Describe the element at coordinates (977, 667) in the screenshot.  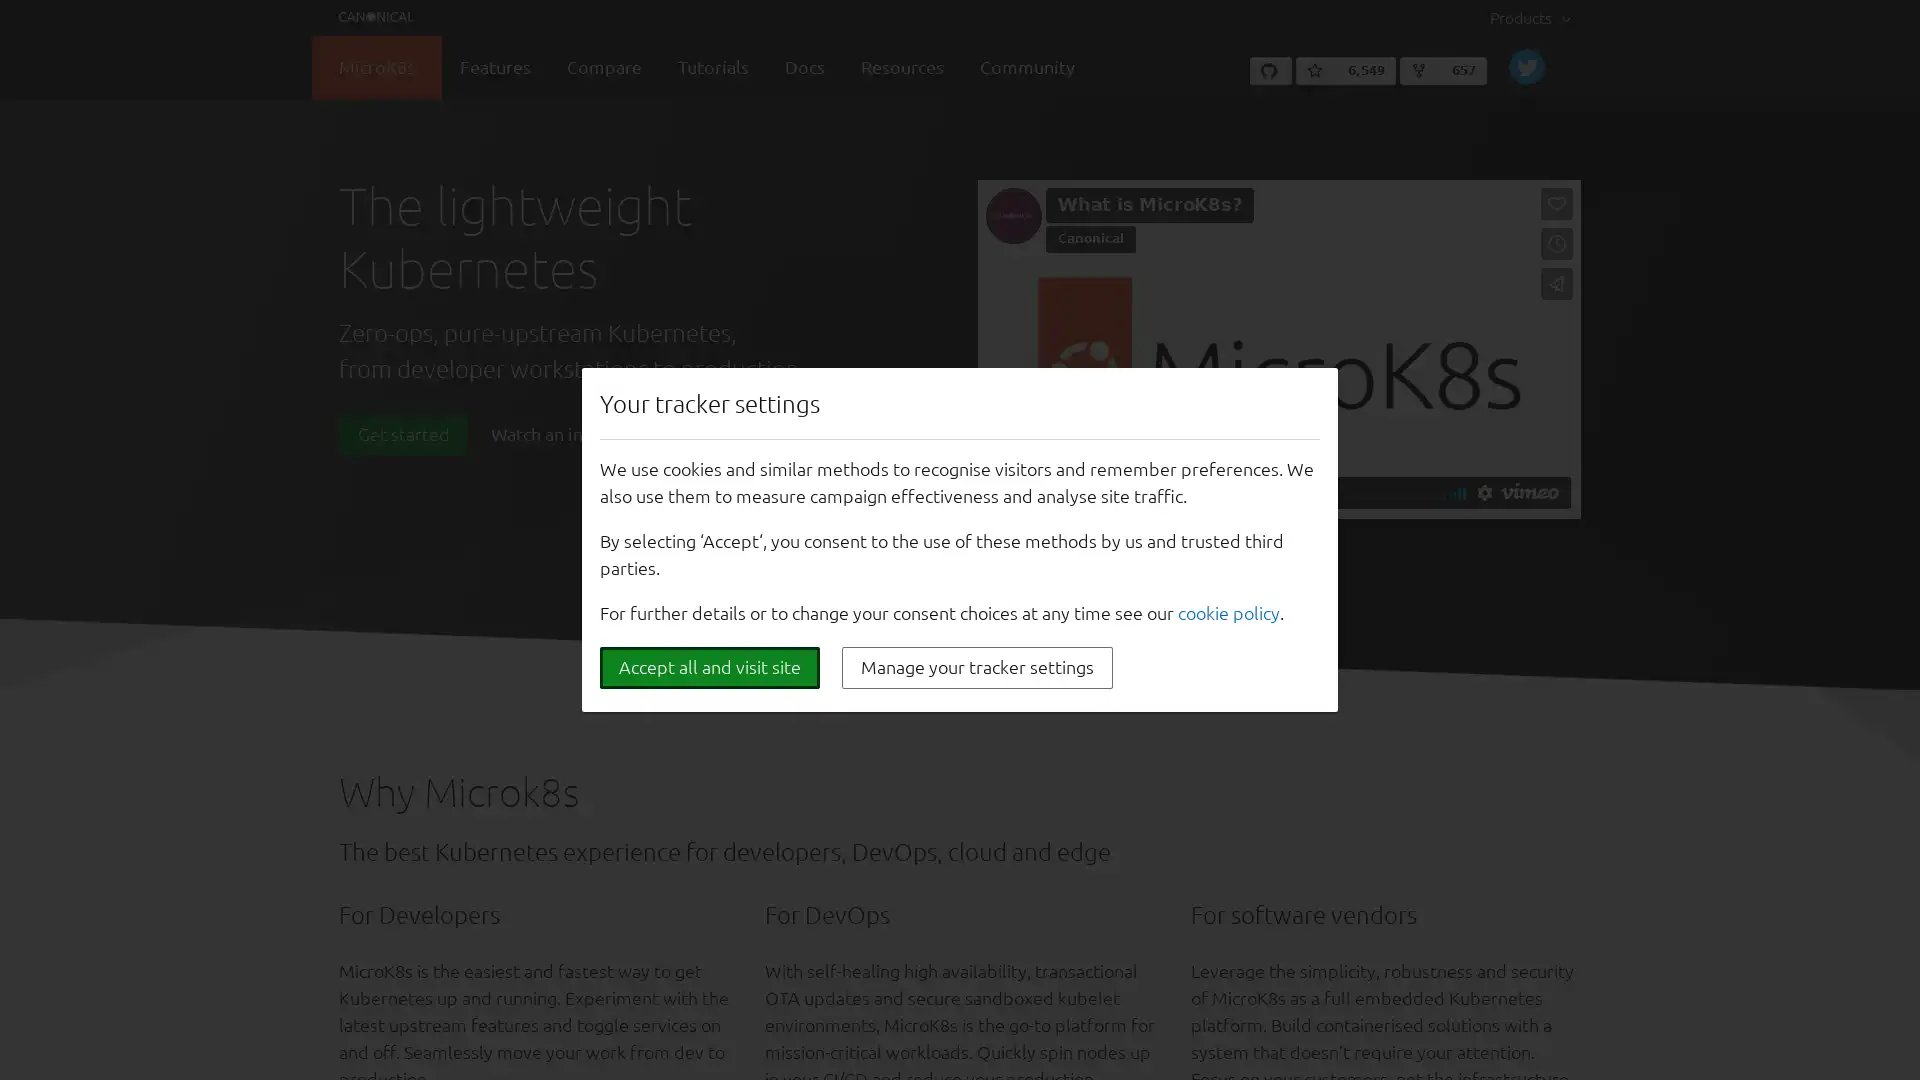
I see `Manage your tracker settings` at that location.